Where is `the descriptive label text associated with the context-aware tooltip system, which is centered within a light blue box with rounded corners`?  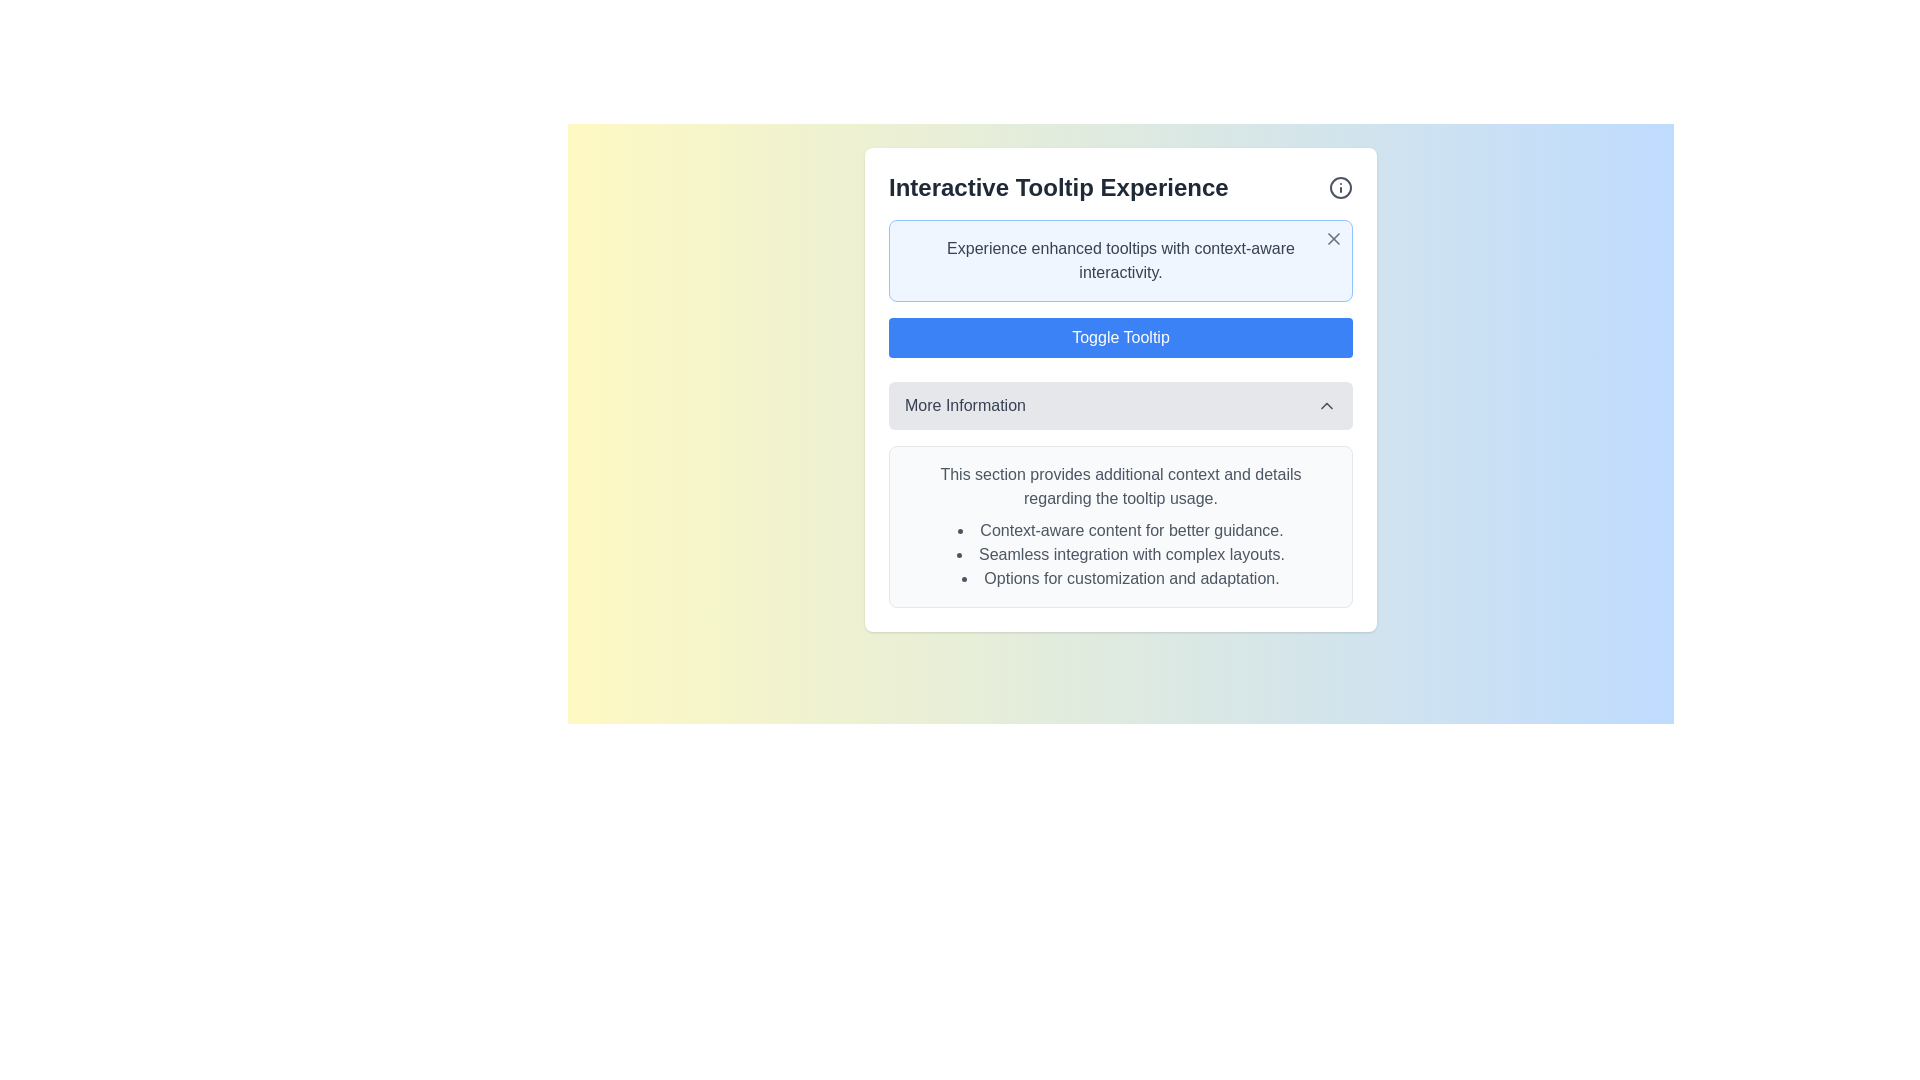 the descriptive label text associated with the context-aware tooltip system, which is centered within a light blue box with rounded corners is located at coordinates (1121, 260).